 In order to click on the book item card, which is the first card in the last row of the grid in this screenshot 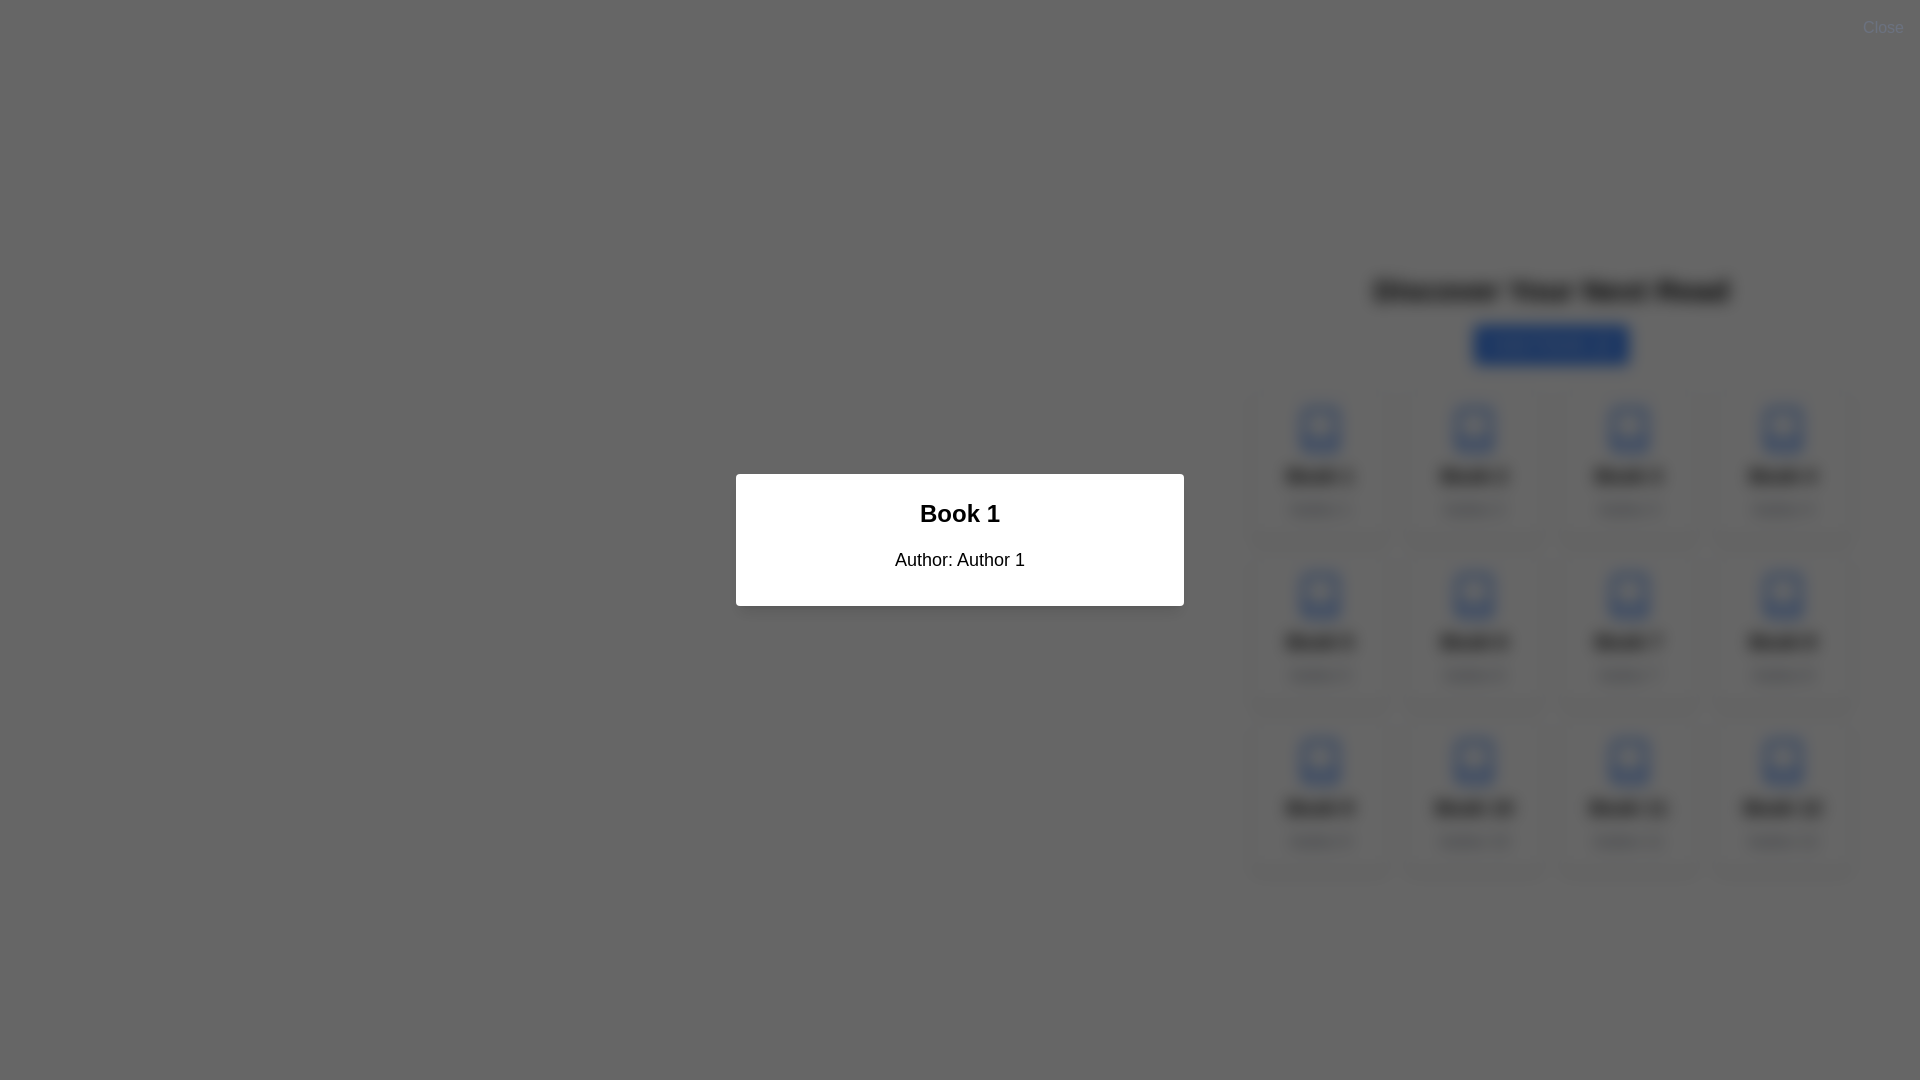, I will do `click(1320, 794)`.